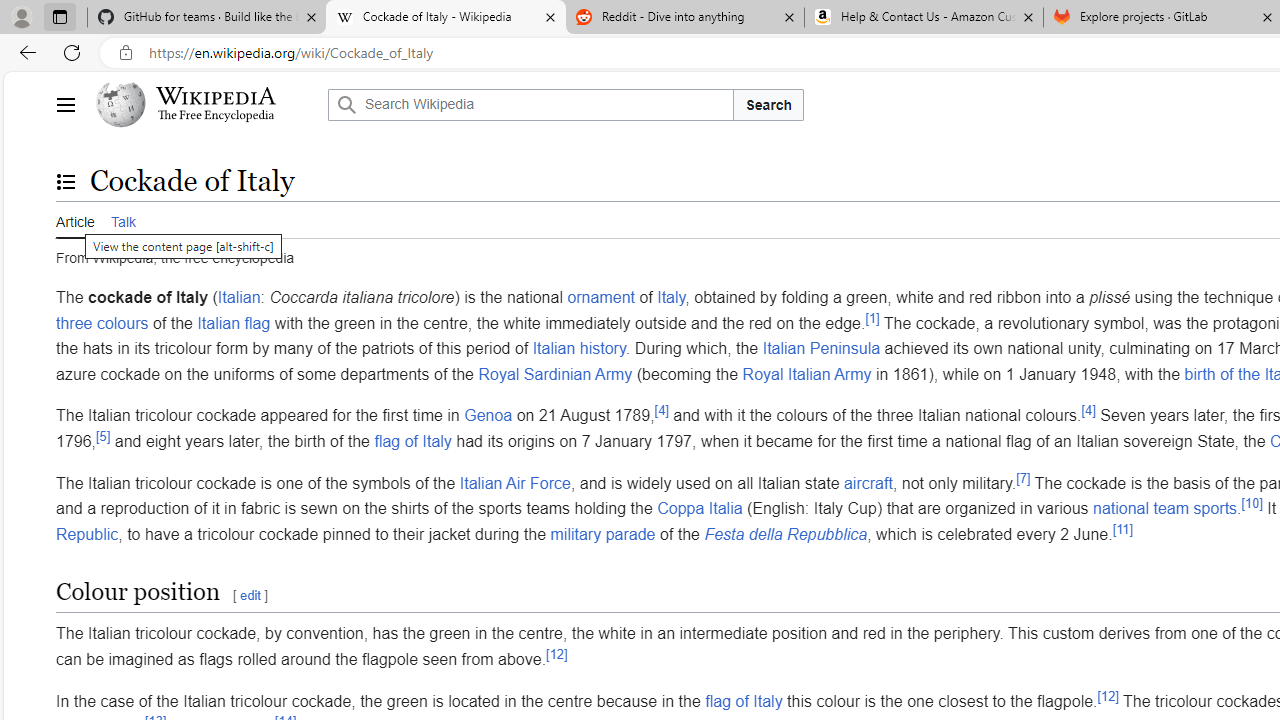 The width and height of the screenshot is (1280, 720). I want to click on 'military parade', so click(601, 532).